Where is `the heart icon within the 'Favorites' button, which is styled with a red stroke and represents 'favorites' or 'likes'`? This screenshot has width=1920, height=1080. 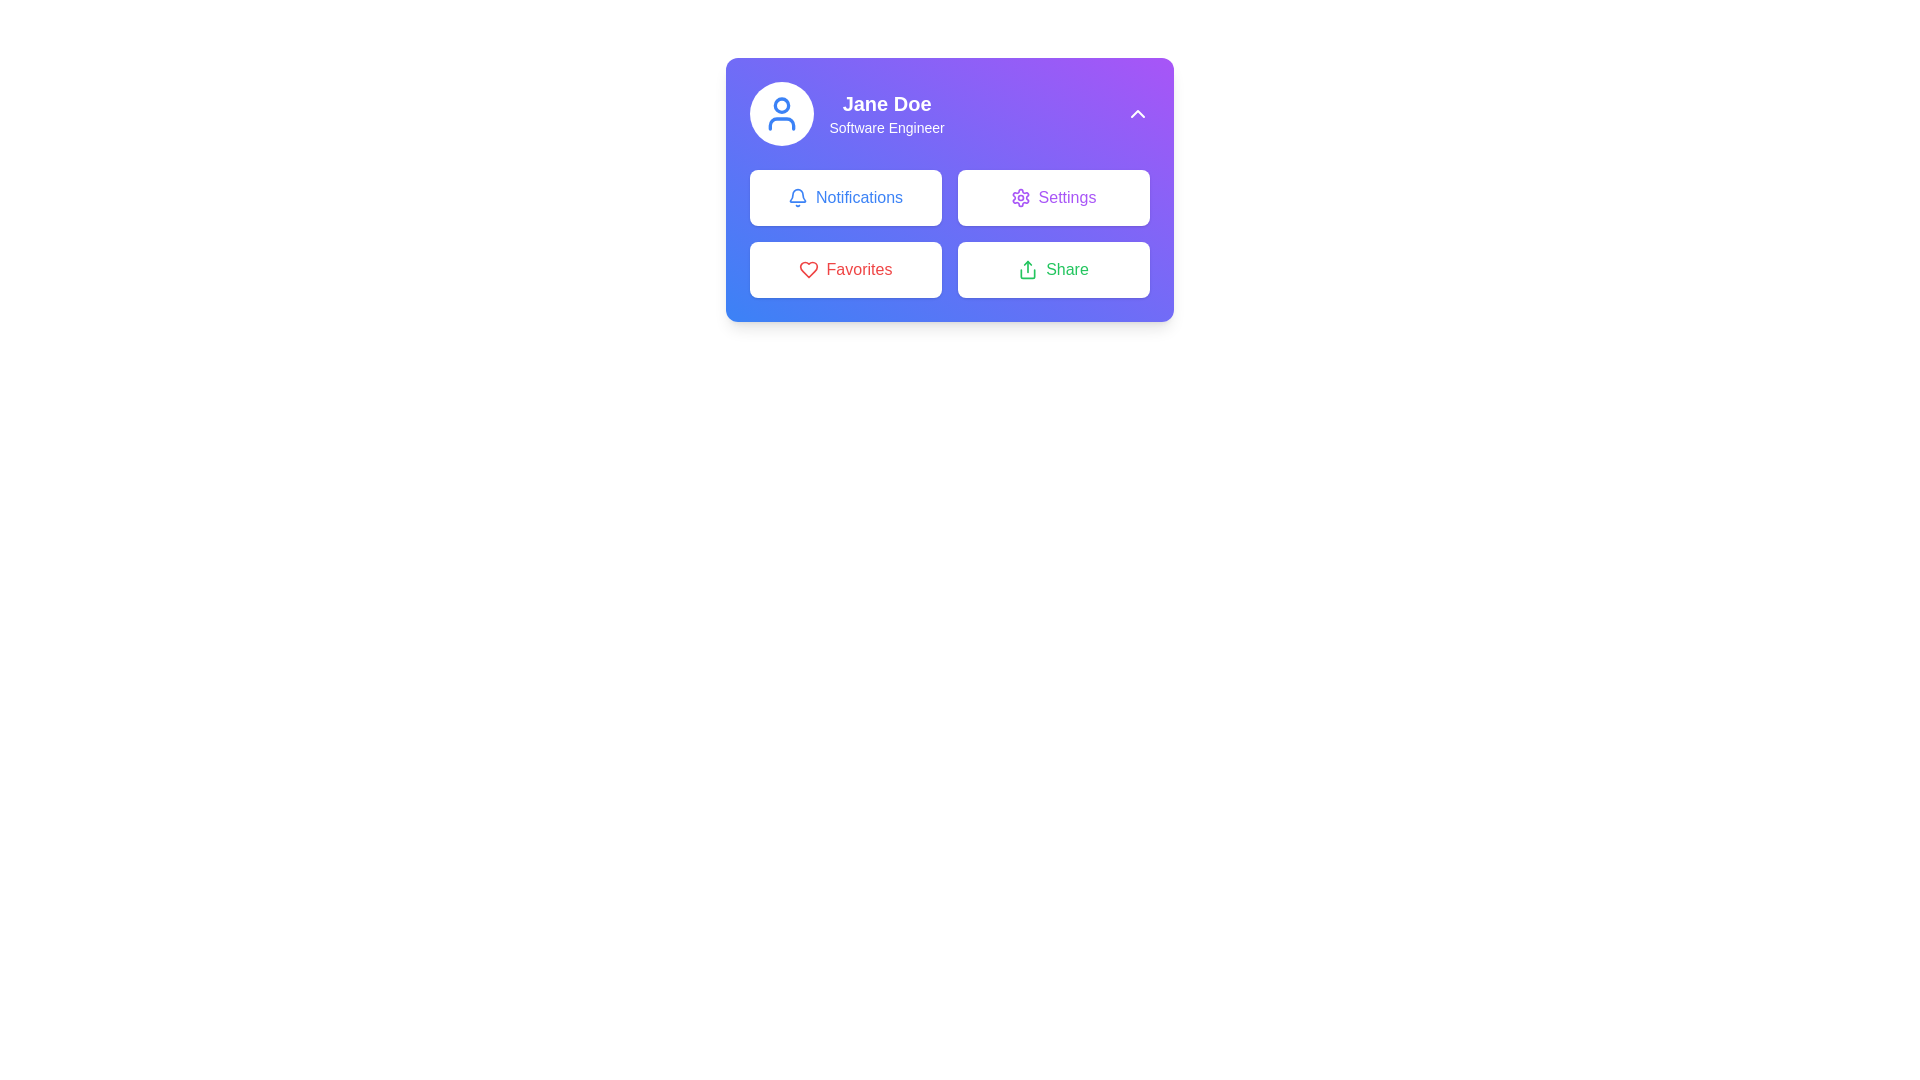 the heart icon within the 'Favorites' button, which is styled with a red stroke and represents 'favorites' or 'likes' is located at coordinates (808, 270).